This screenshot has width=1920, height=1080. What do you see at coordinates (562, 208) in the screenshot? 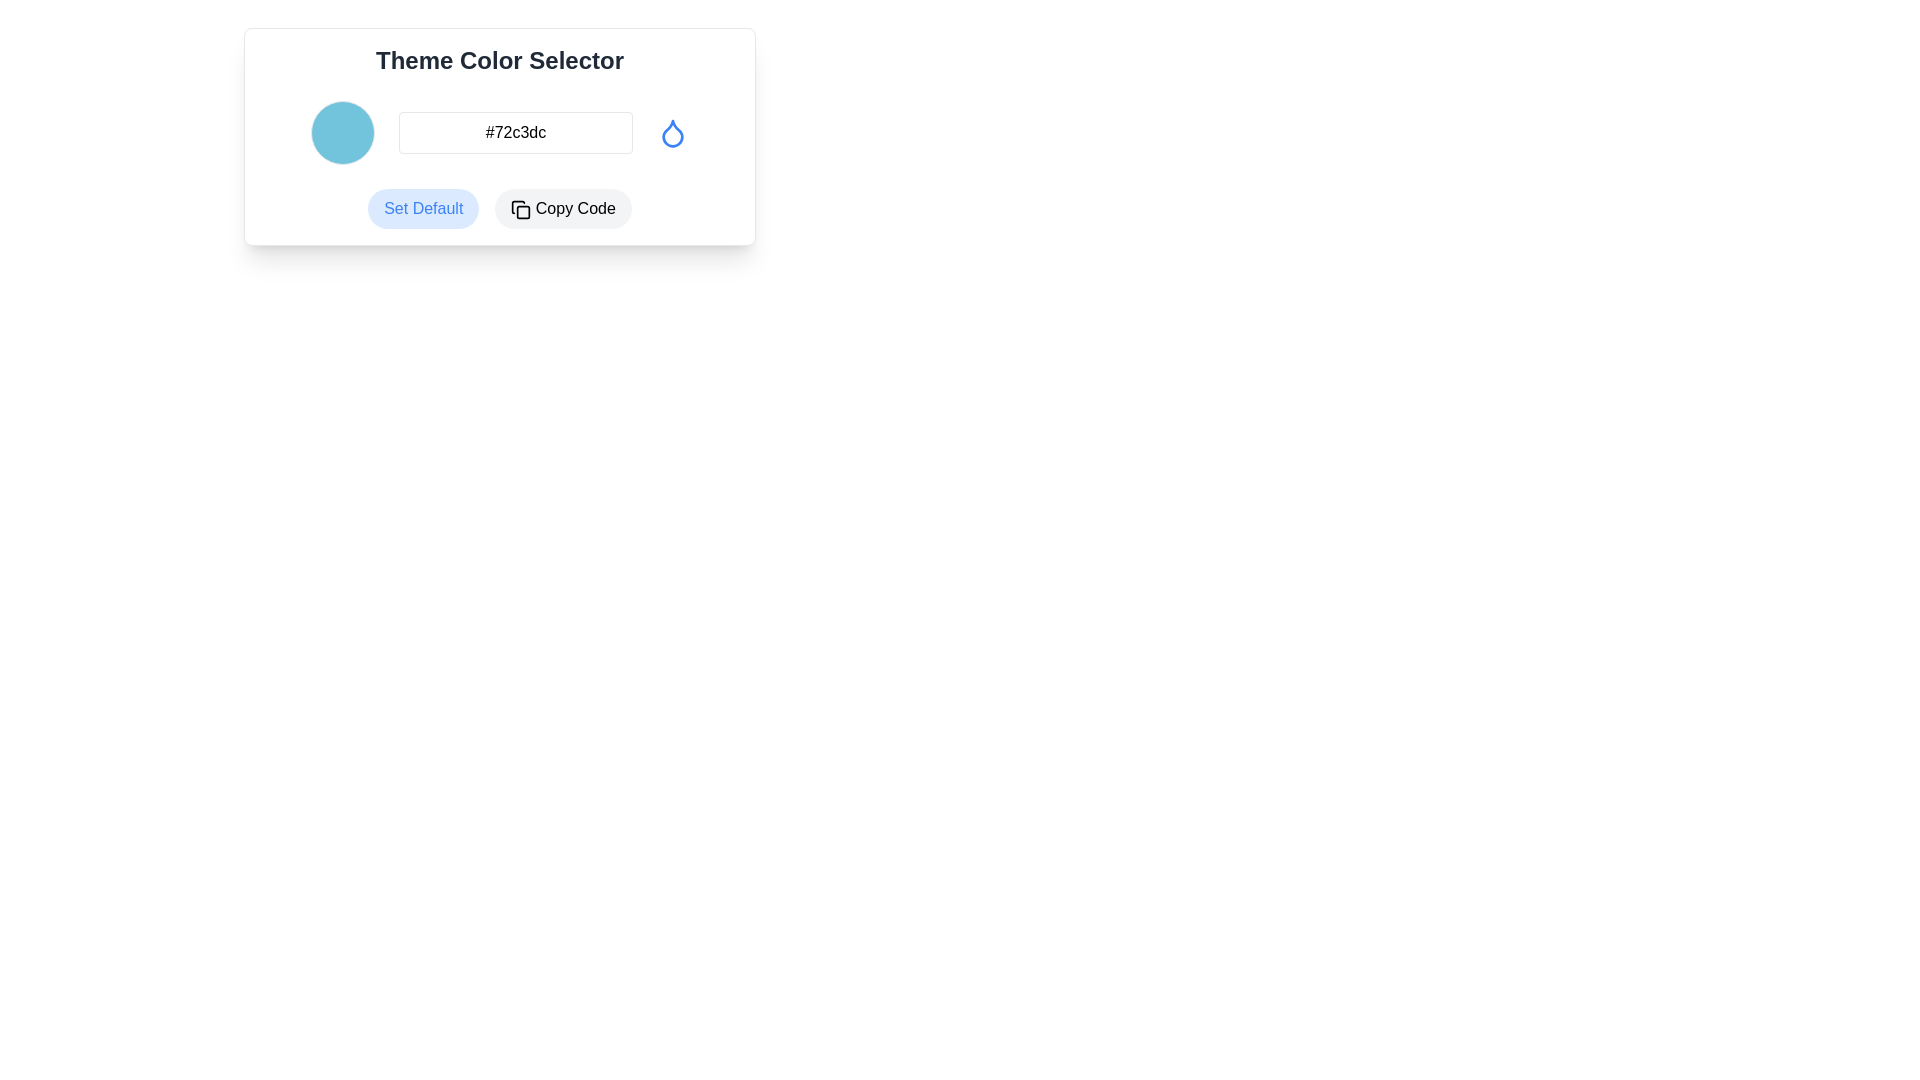
I see `the 'Copy Code' button, which is a rounded rectangle with a light gray background, located to the right of the 'Set Default' button` at bounding box center [562, 208].